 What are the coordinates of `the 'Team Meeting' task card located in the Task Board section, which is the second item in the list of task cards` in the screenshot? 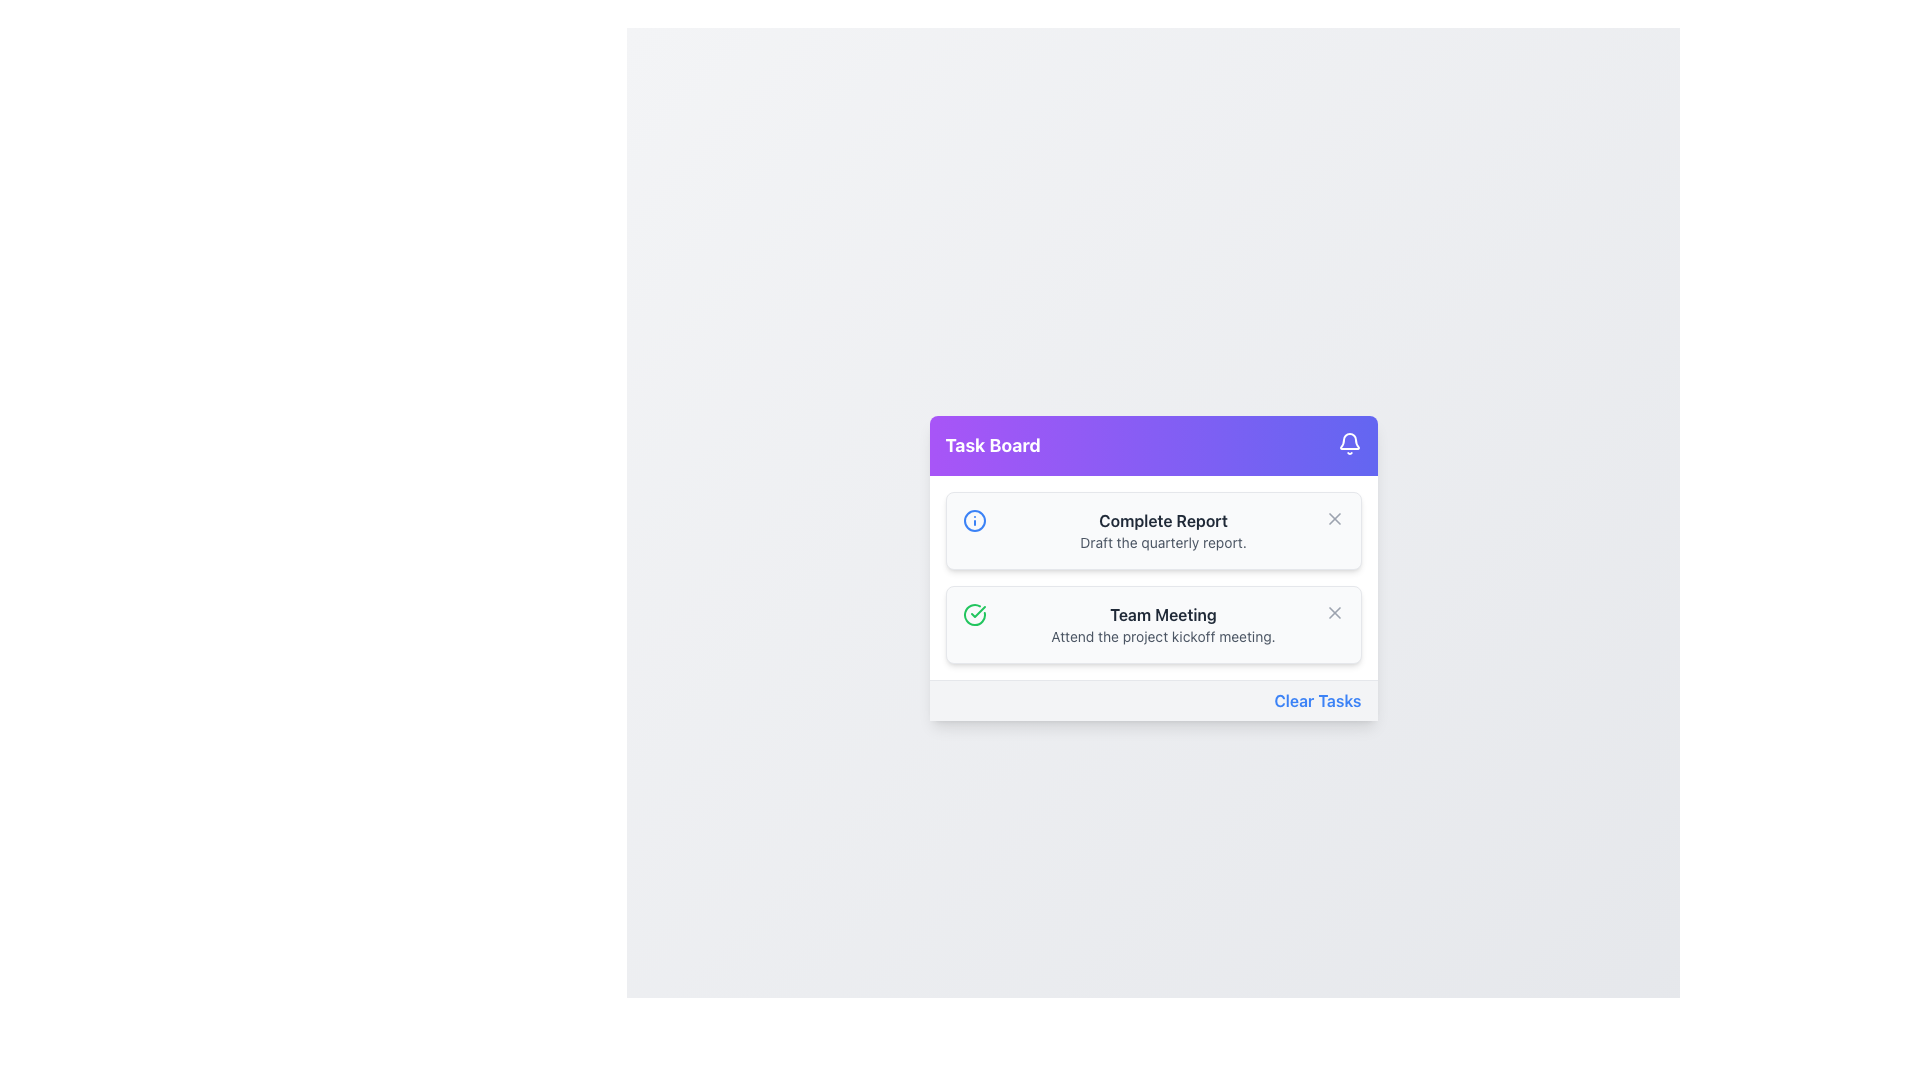 It's located at (1153, 623).